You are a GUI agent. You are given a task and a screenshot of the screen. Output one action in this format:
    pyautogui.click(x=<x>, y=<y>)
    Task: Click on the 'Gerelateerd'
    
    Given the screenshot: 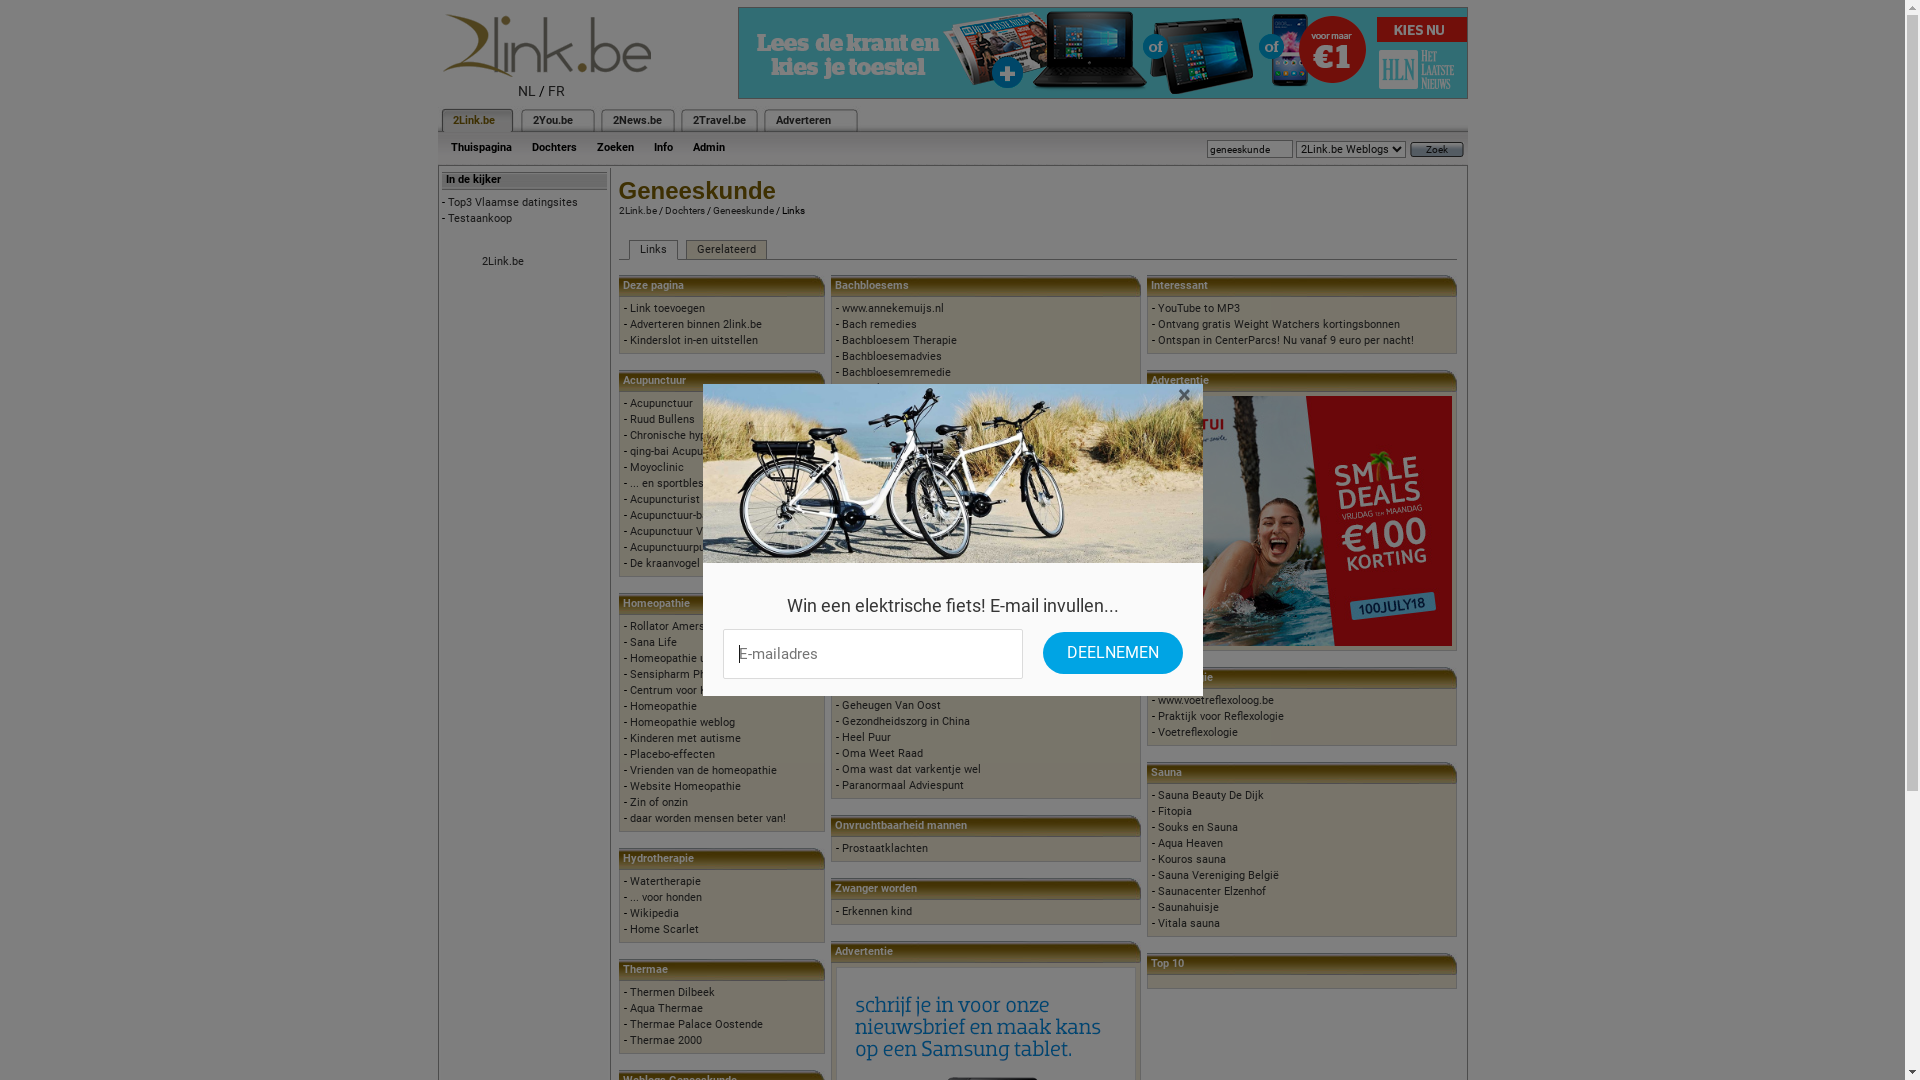 What is the action you would take?
    pyautogui.click(x=725, y=249)
    